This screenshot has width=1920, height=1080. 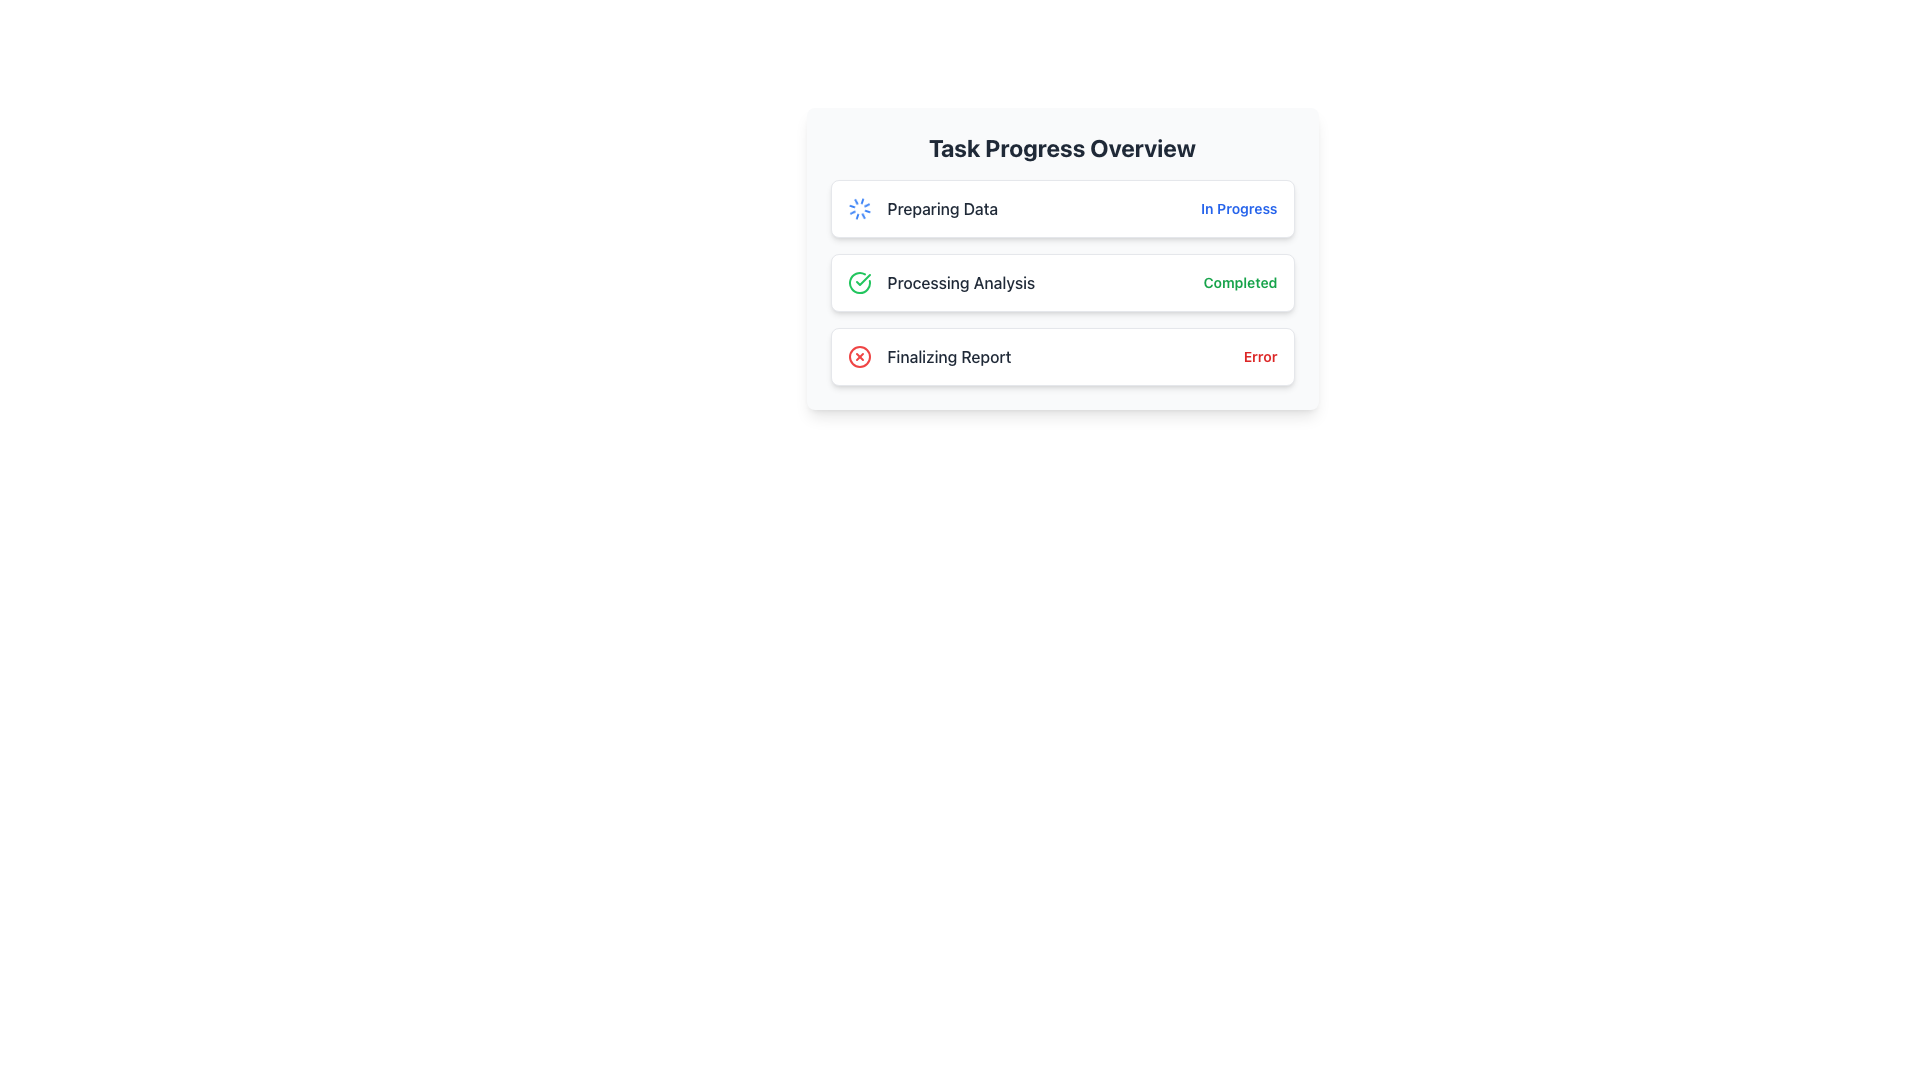 What do you see at coordinates (1238, 208) in the screenshot?
I see `the 'In Progress' text label that indicates the current status of the task 'Preparing Data'` at bounding box center [1238, 208].